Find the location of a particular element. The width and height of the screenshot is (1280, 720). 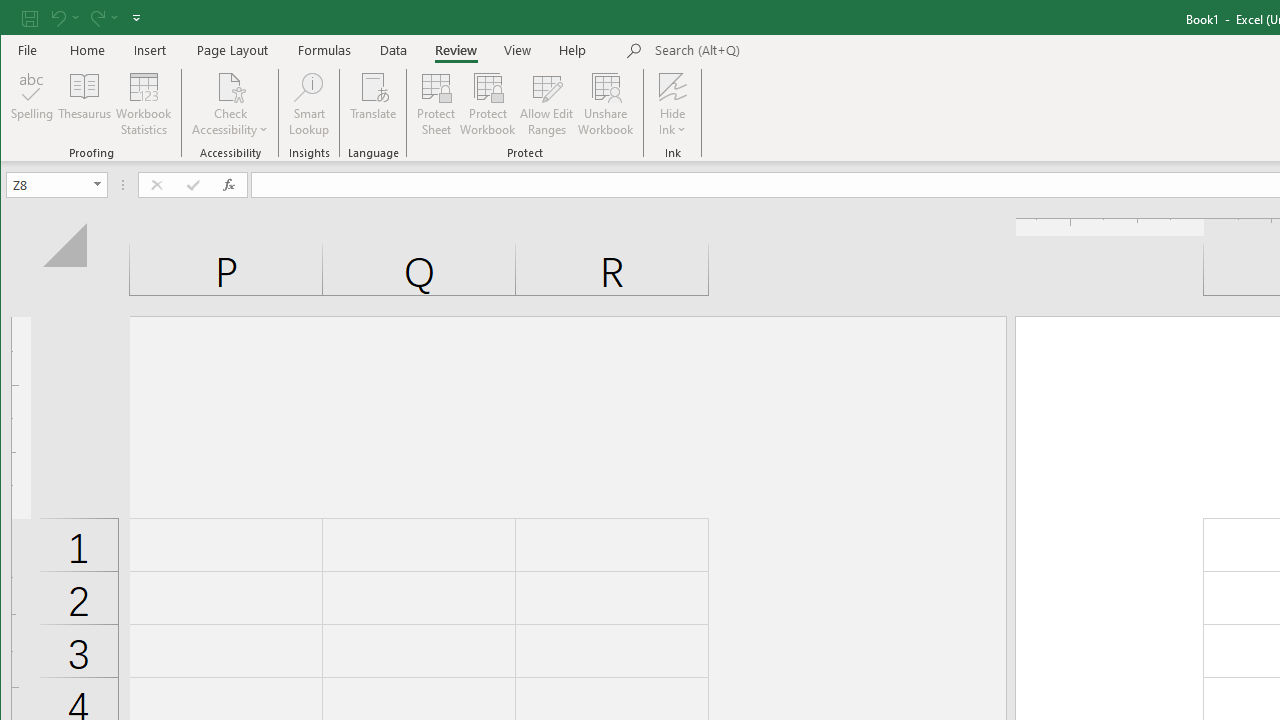

'Undo' is located at coordinates (64, 17).